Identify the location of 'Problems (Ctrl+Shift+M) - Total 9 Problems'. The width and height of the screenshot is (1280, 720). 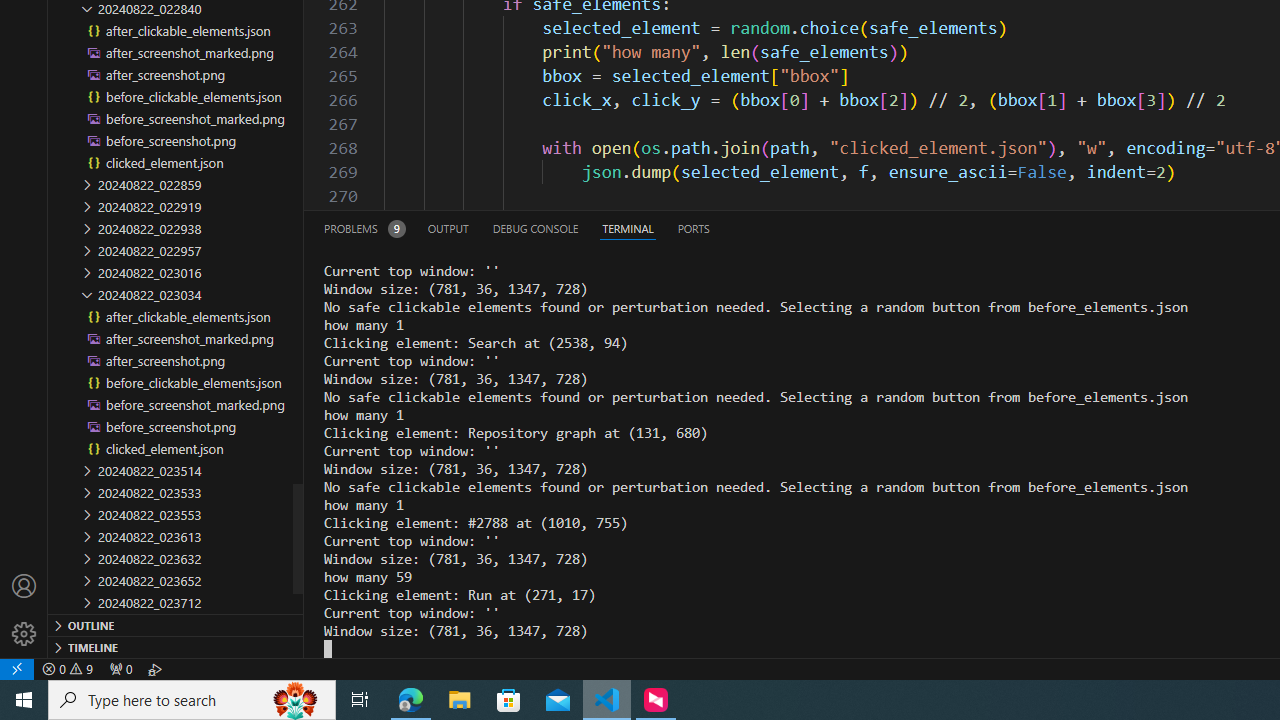
(364, 227).